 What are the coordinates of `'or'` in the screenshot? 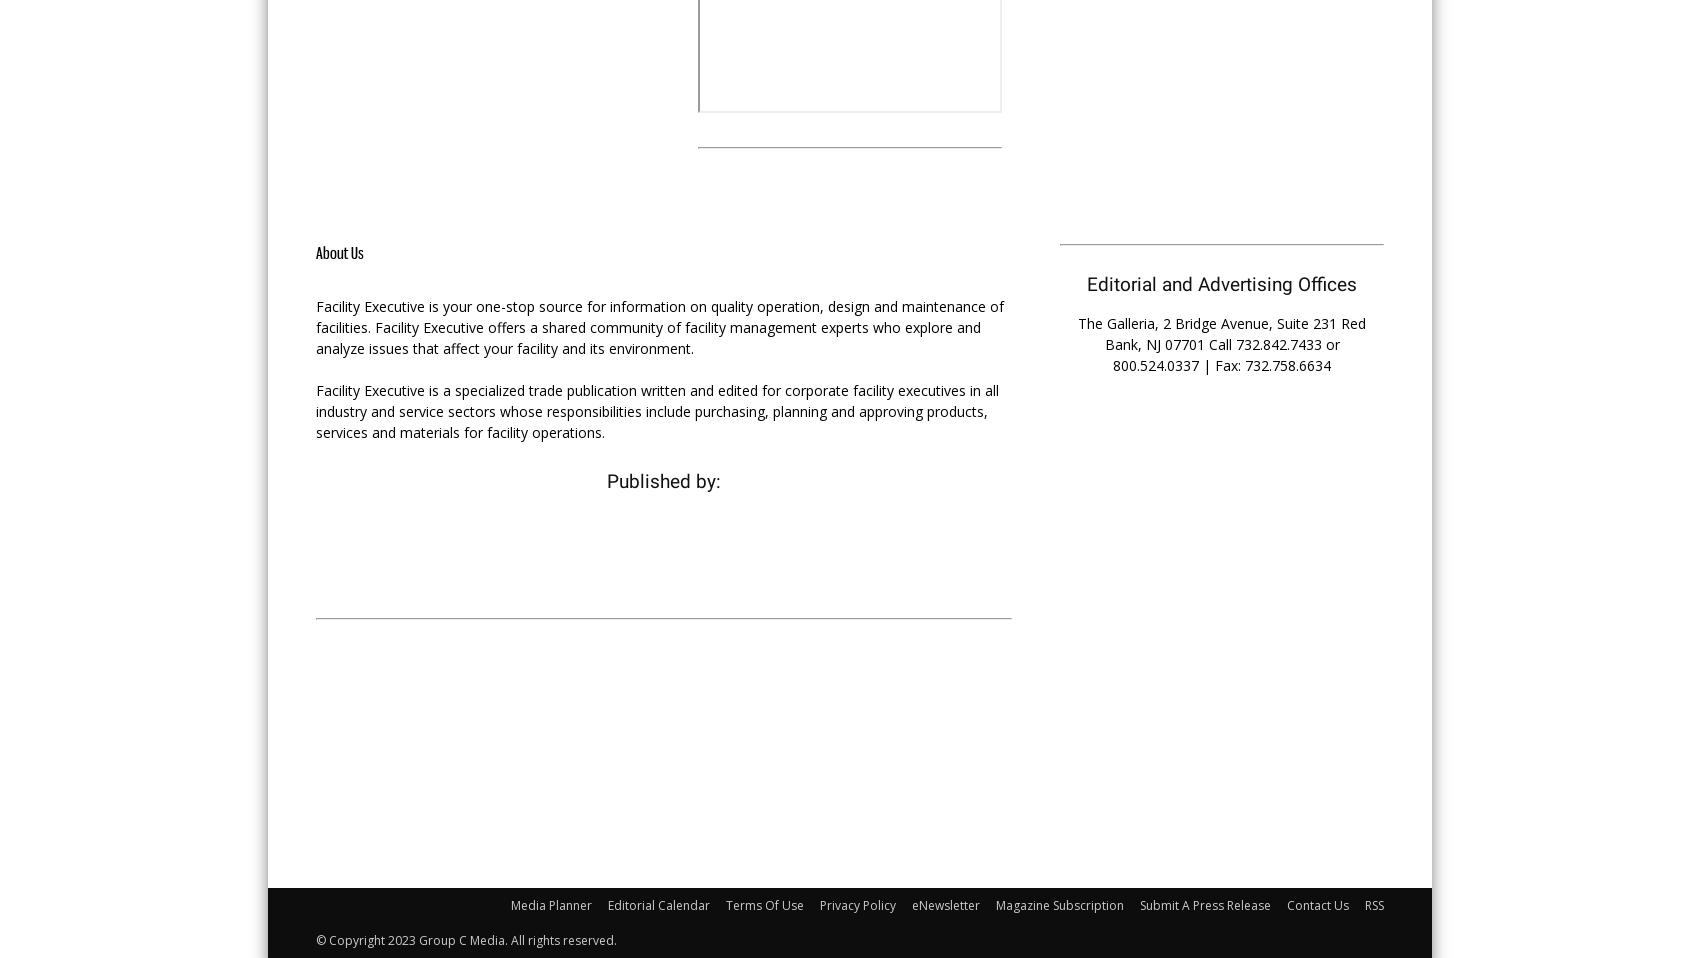 It's located at (1330, 342).